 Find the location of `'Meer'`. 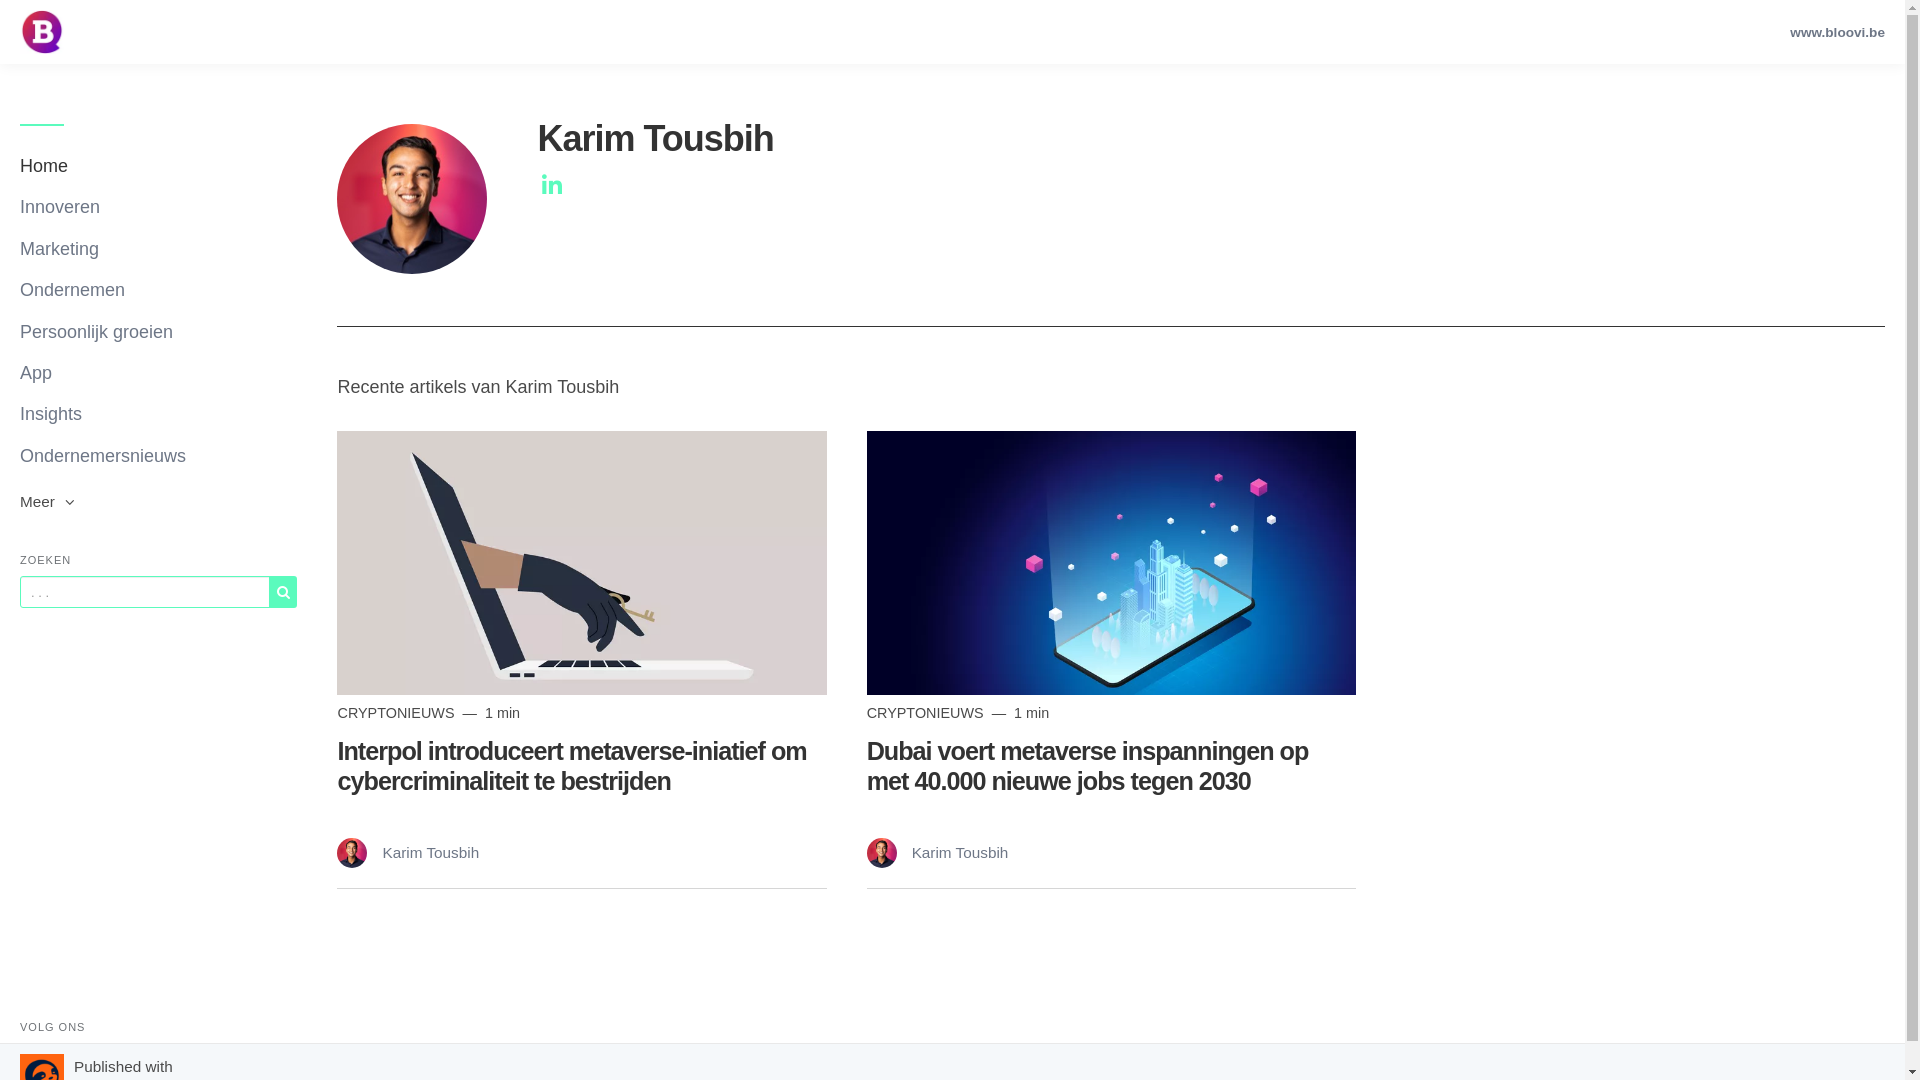

'Meer' is located at coordinates (19, 500).